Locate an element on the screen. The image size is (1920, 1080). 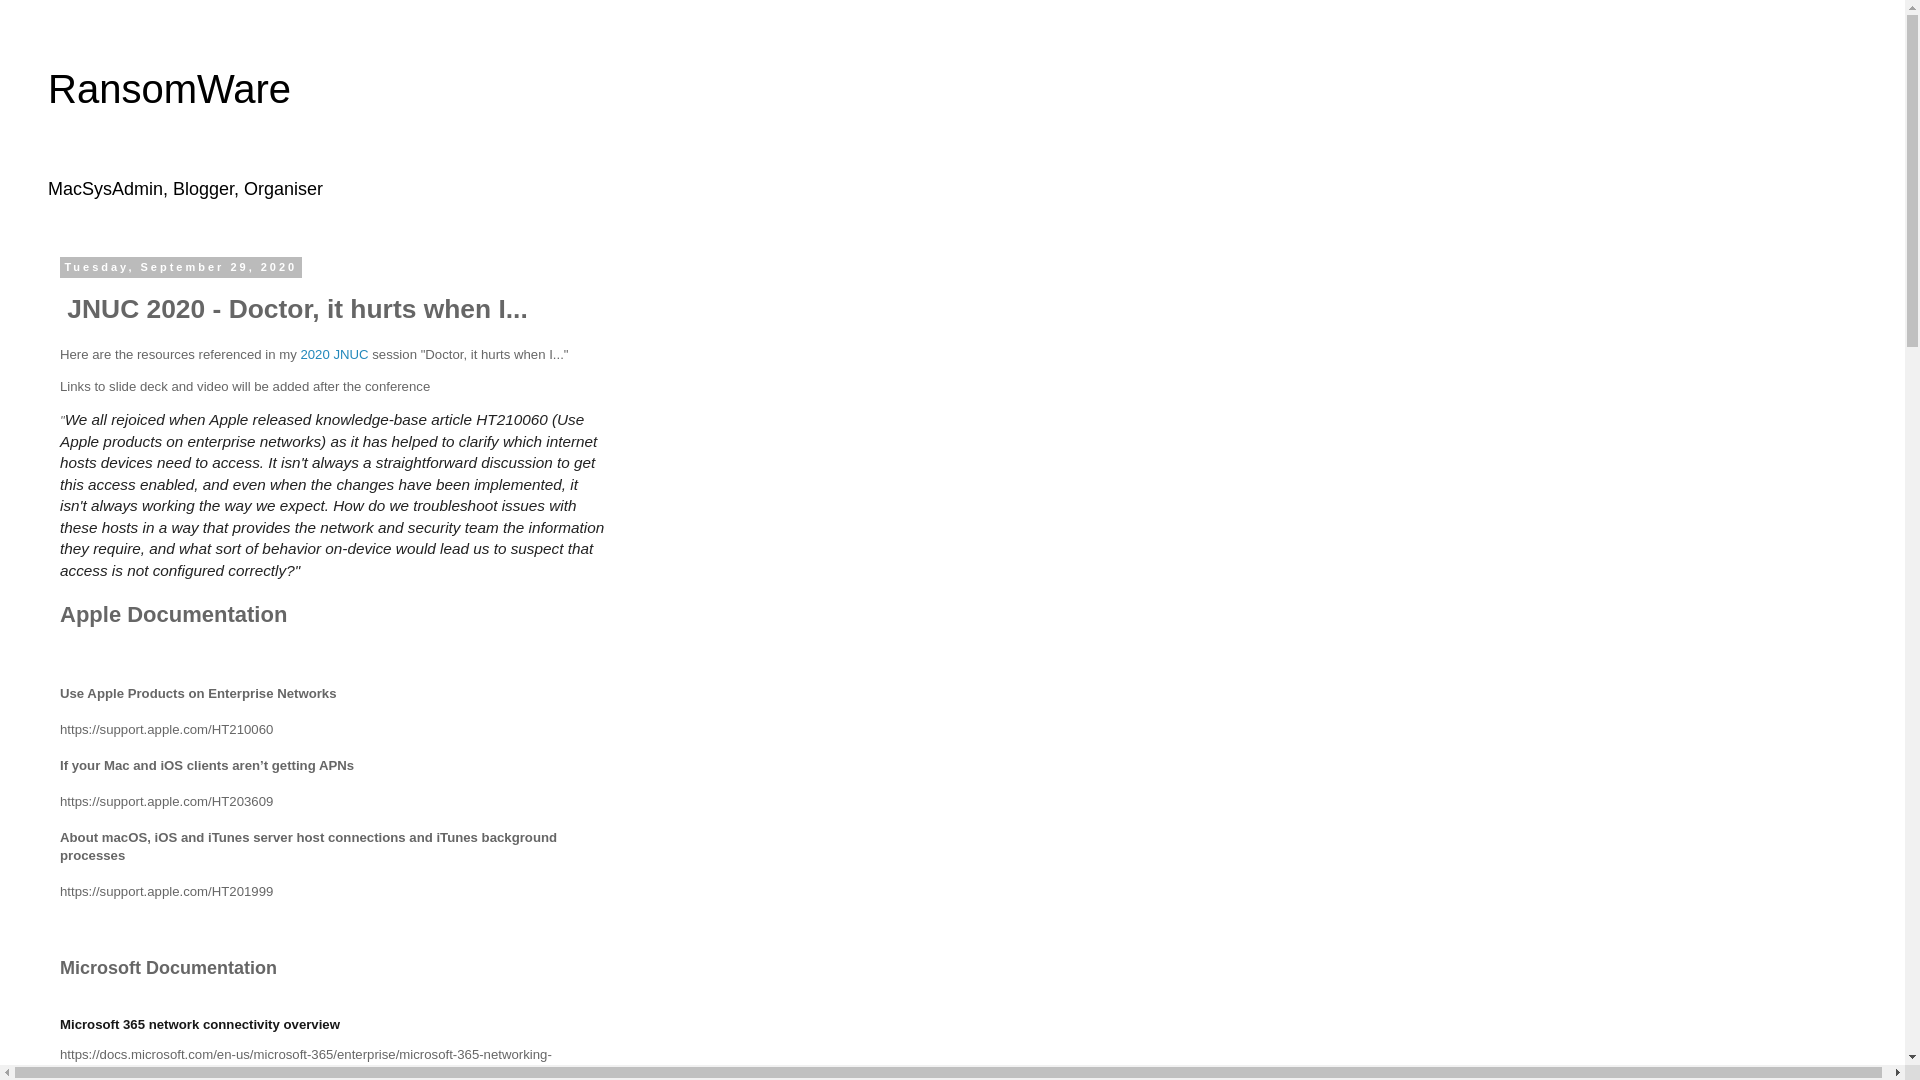
'RansomWare' is located at coordinates (48, 87).